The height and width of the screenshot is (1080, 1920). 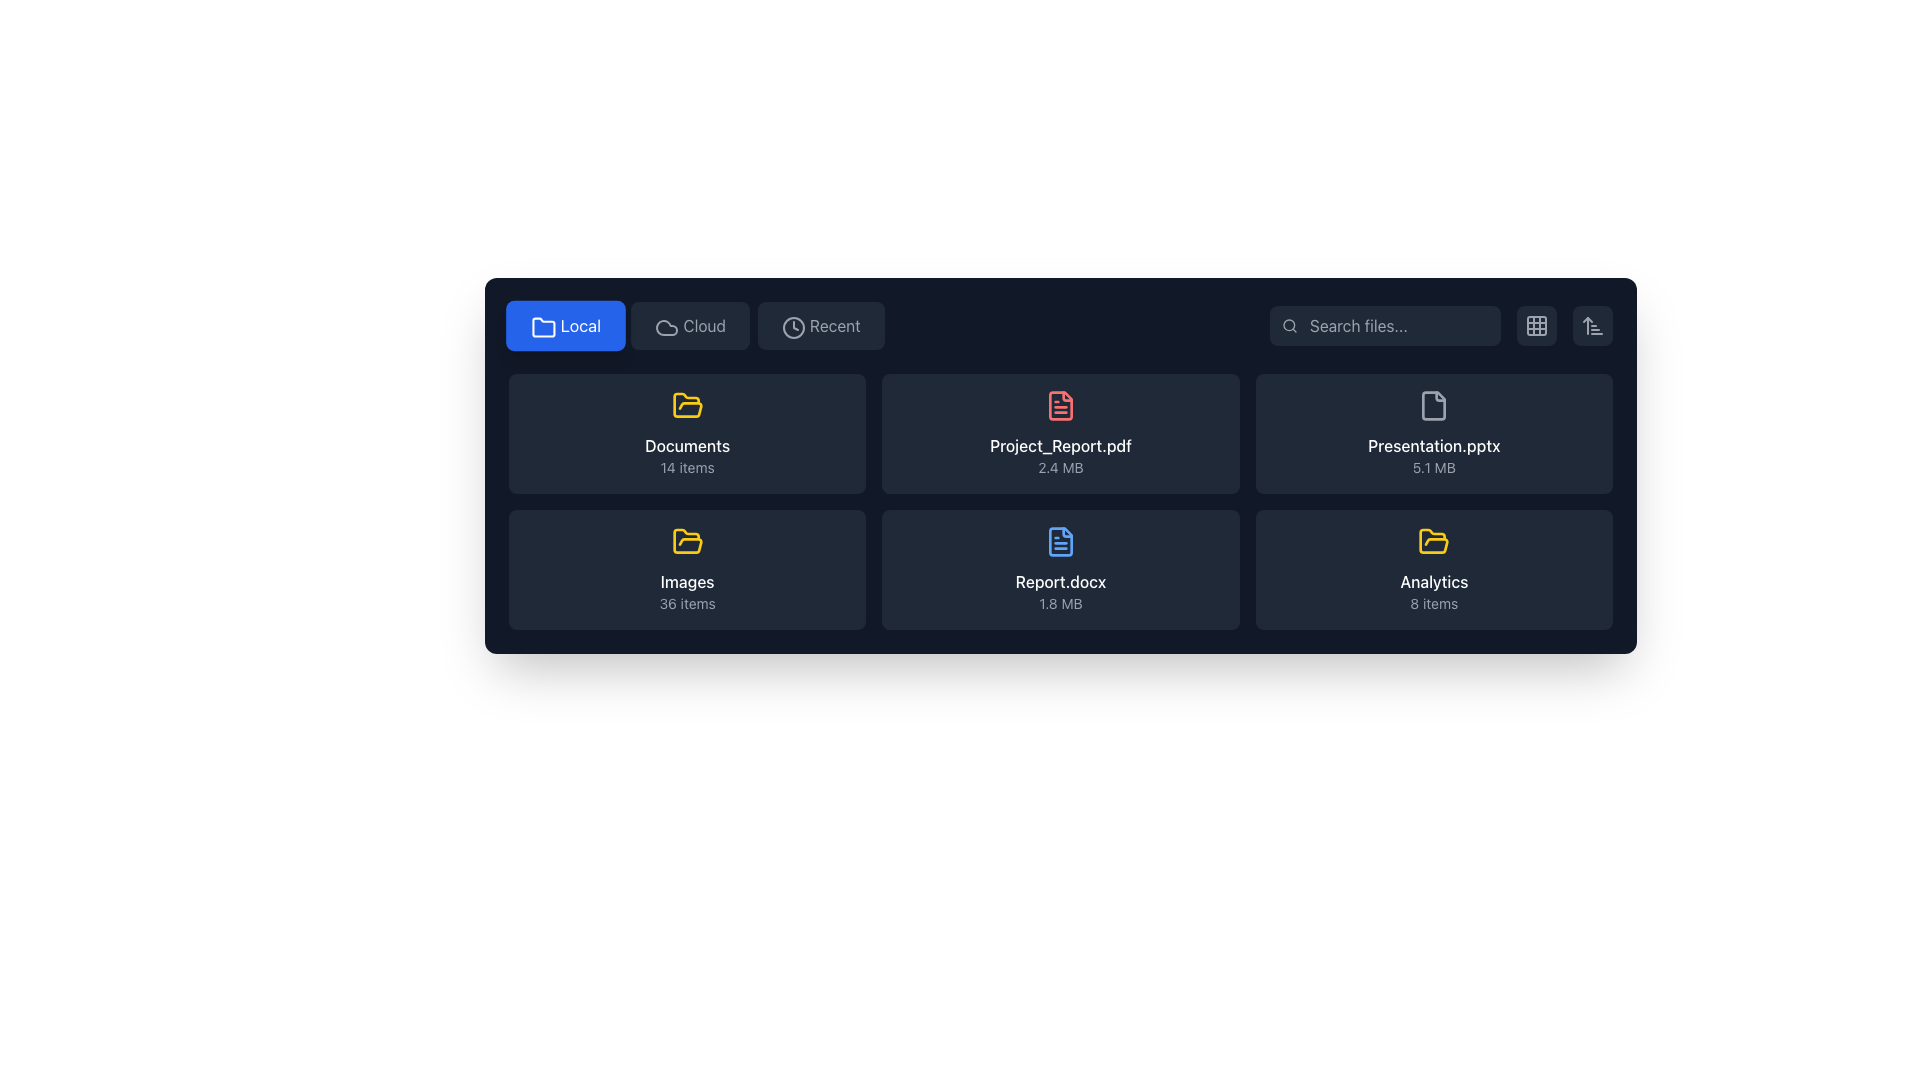 I want to click on the sorting button with an icon located at the far right of the header row to sort items, so click(x=1592, y=325).